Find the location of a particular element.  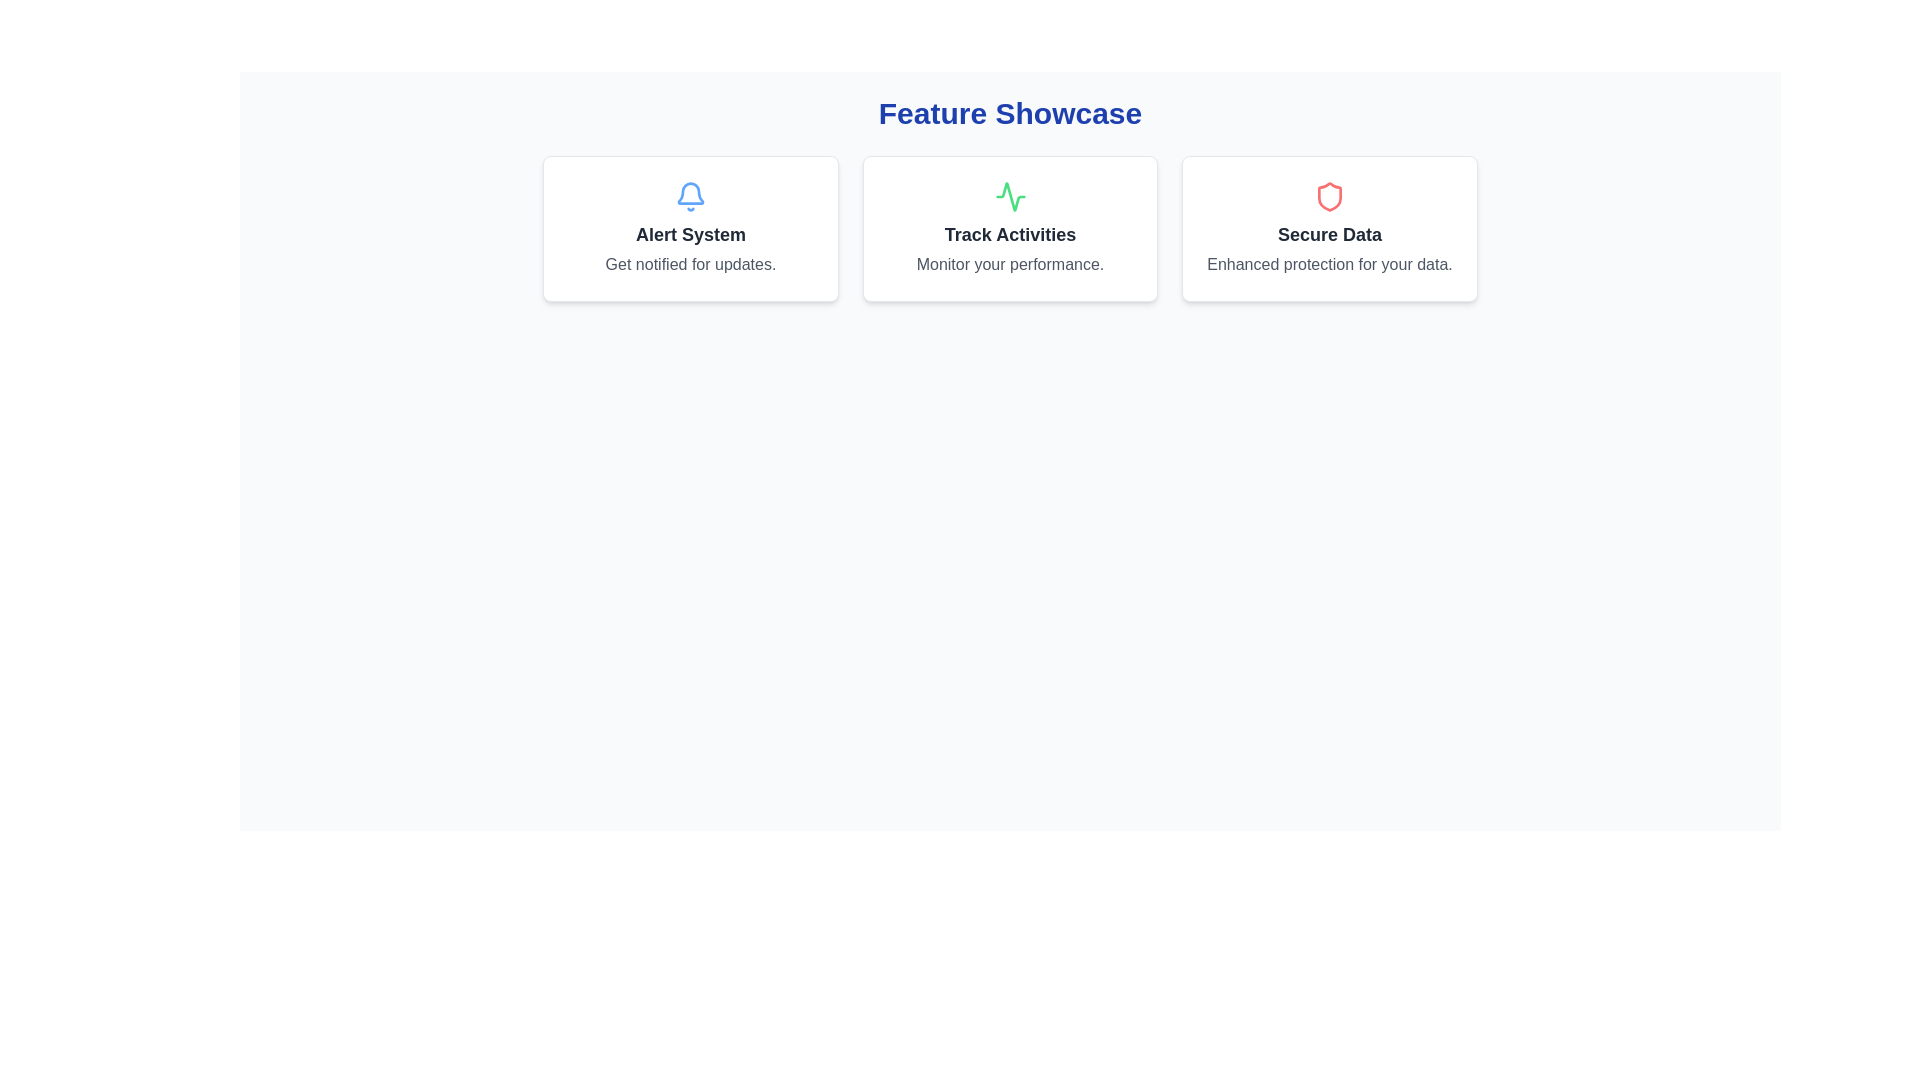

the non-interactive text label providing additional information about the 'Secure Data' feature, located centrally below the 'Secure Data' text in the third card from the left is located at coordinates (1329, 264).